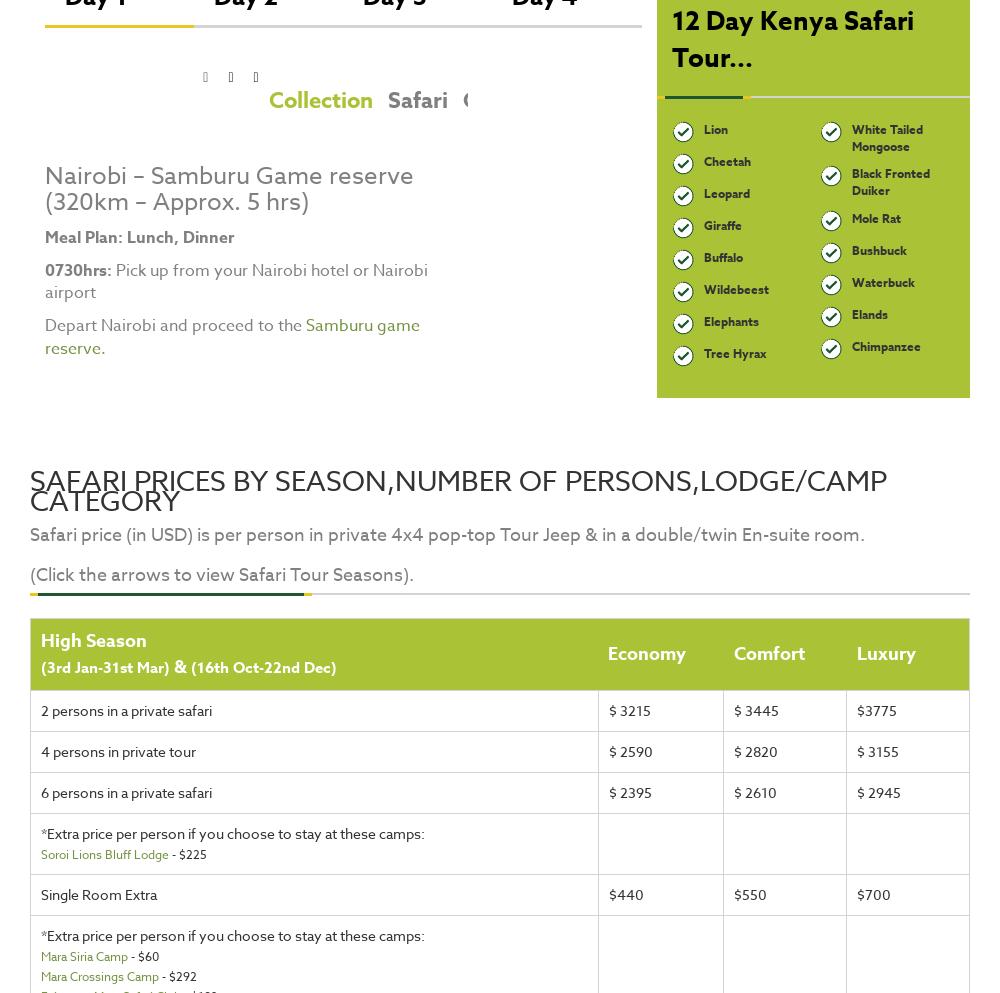 This screenshot has height=993, width=1000. I want to click on 'Tree Hyrax', so click(702, 352).